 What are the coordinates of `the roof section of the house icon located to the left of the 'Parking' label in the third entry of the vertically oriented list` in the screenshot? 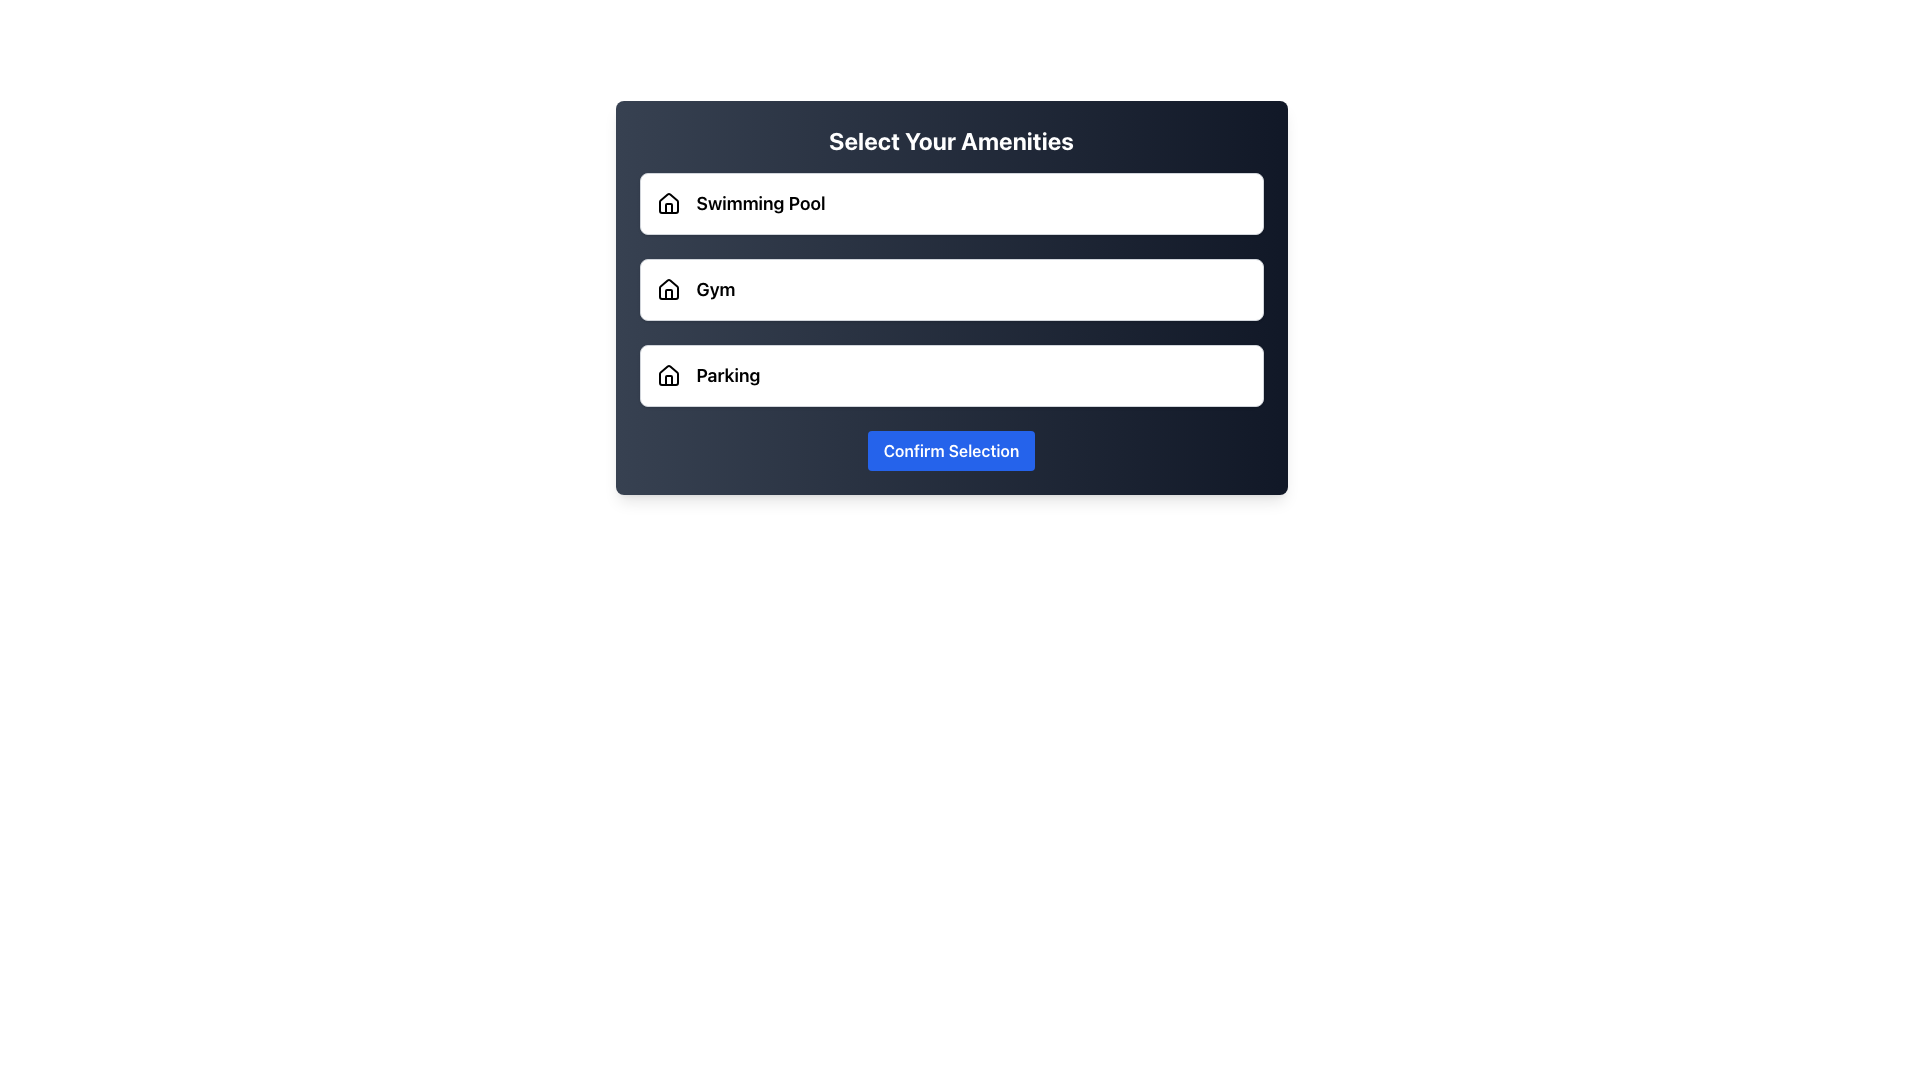 It's located at (668, 380).